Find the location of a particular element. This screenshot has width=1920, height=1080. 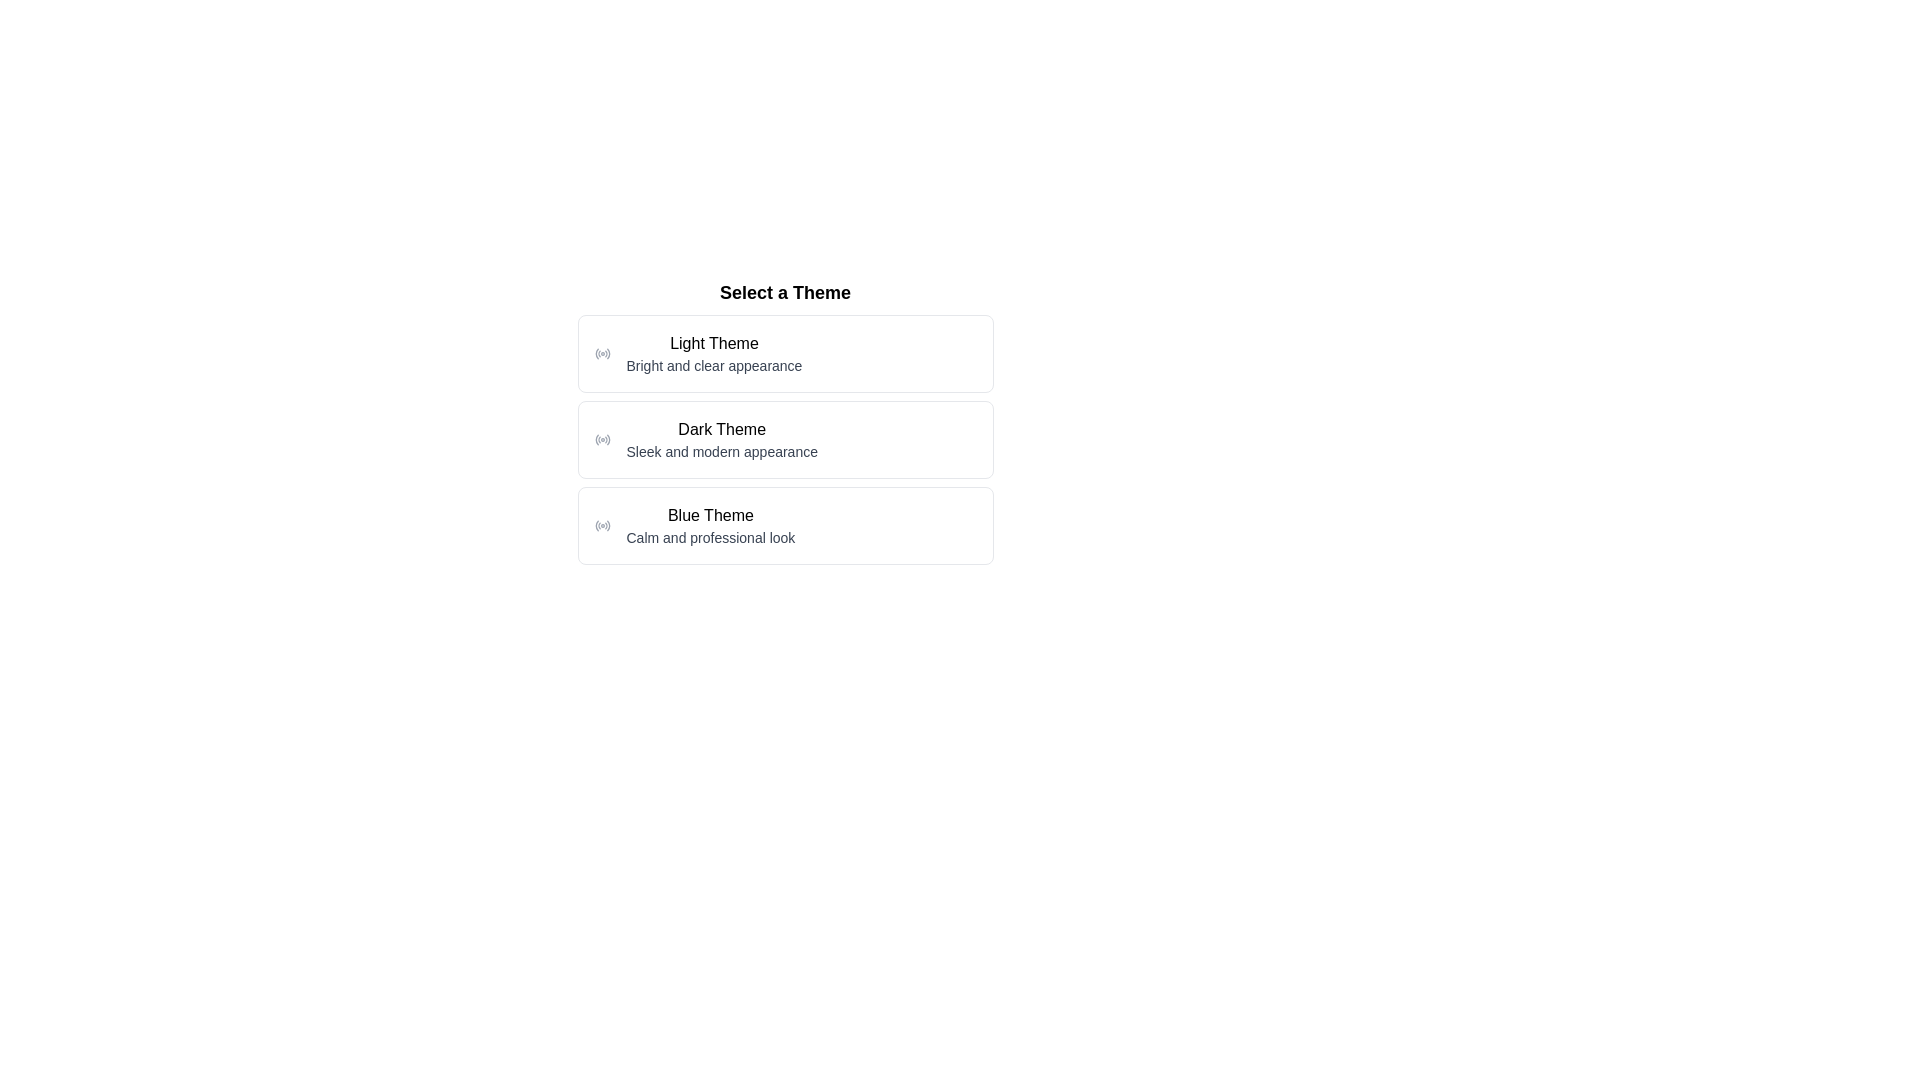

the text label element that says 'Bright and clear appearance', which is located directly below the 'Light Theme' heading in the first card of the theme selection options is located at coordinates (714, 366).